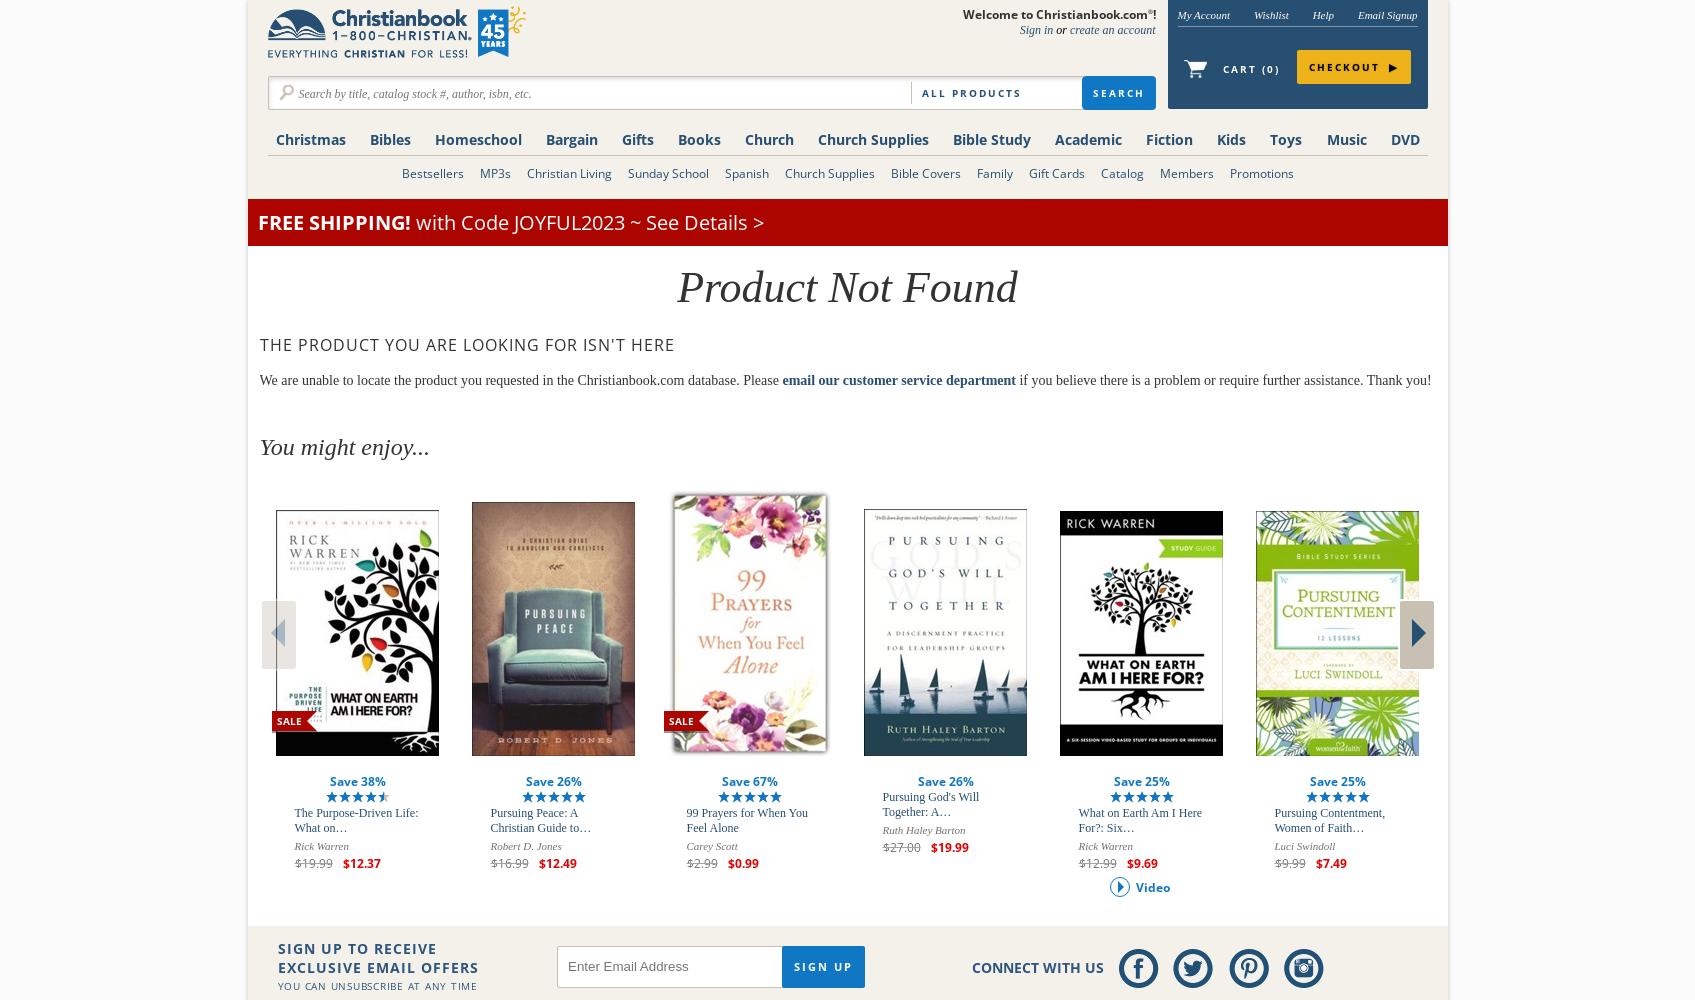  What do you see at coordinates (1241, 68) in the screenshot?
I see `'Cart'` at bounding box center [1241, 68].